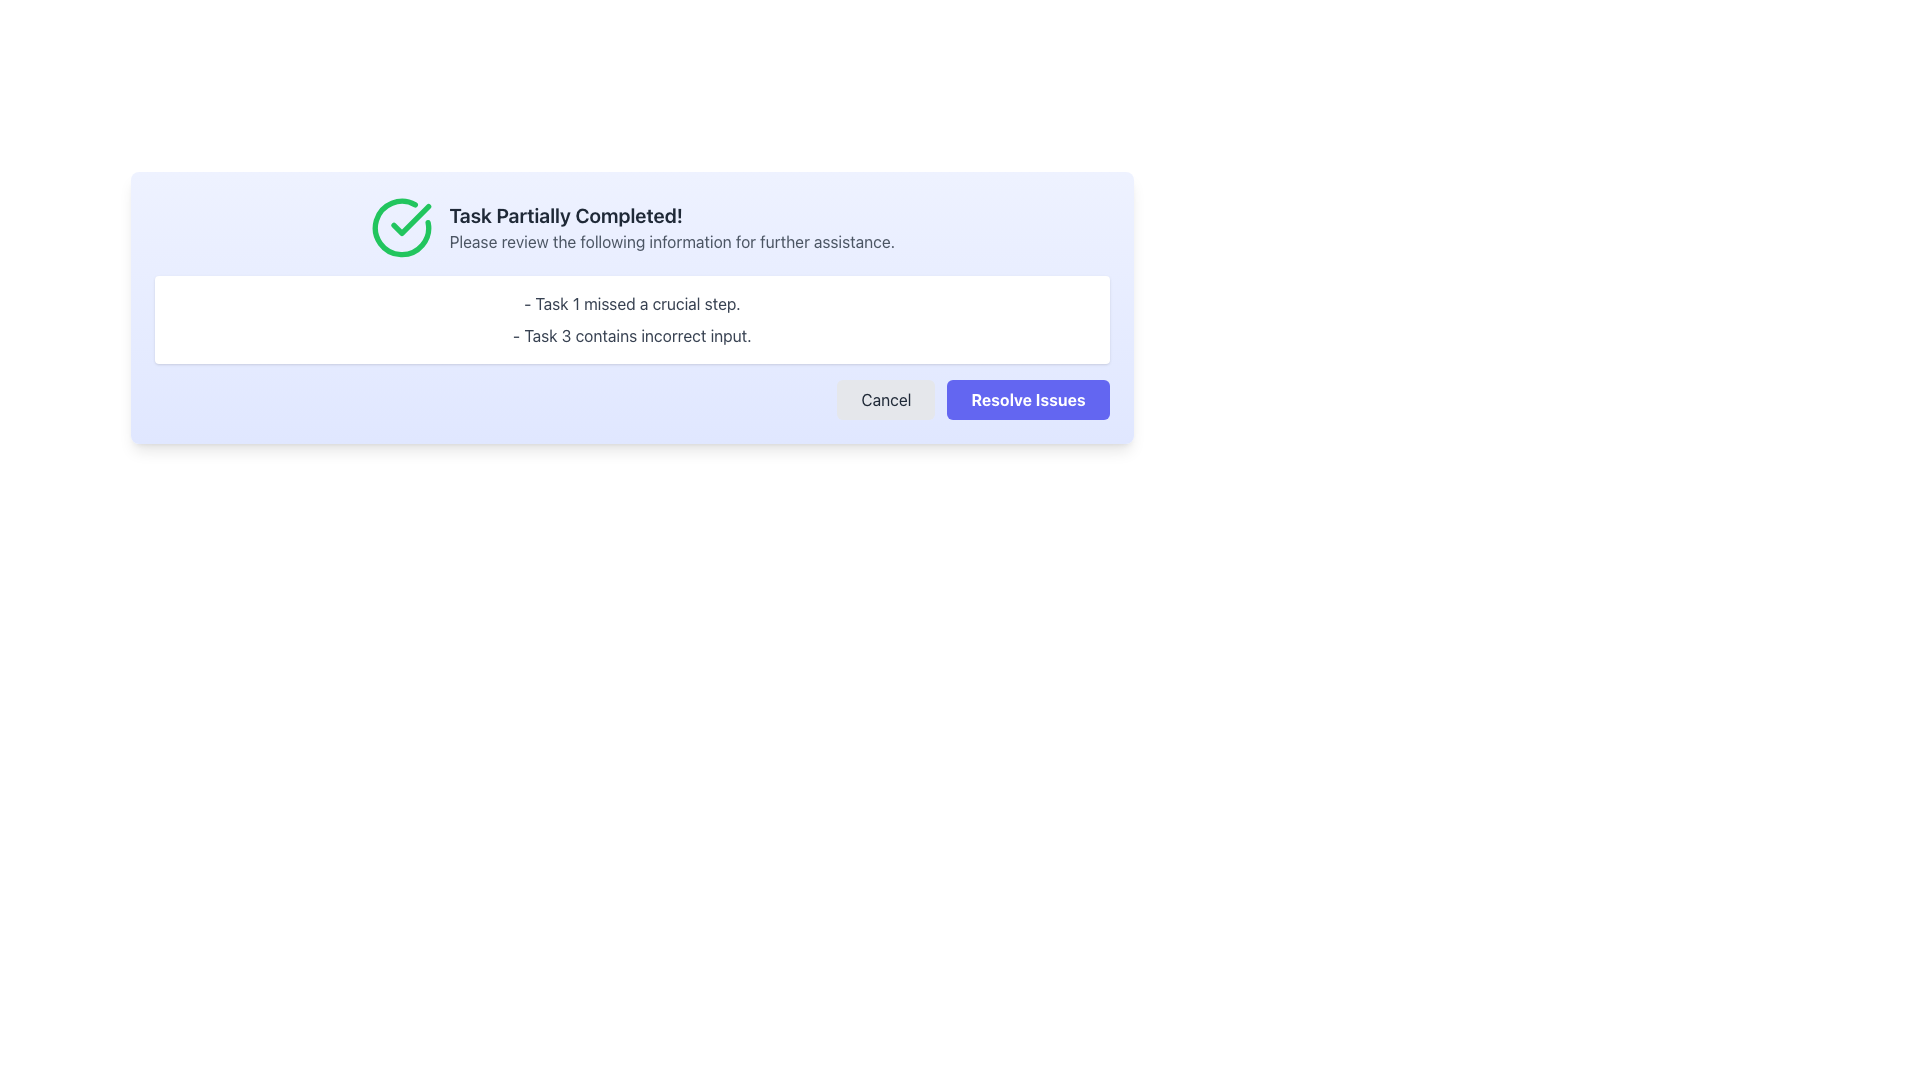 This screenshot has height=1080, width=1920. Describe the element at coordinates (672, 216) in the screenshot. I see `text segment that states 'Task Partially Completed!', which is bold and dark gray in color, located near the top left of the dialog box, just to the right of a green check icon` at that location.